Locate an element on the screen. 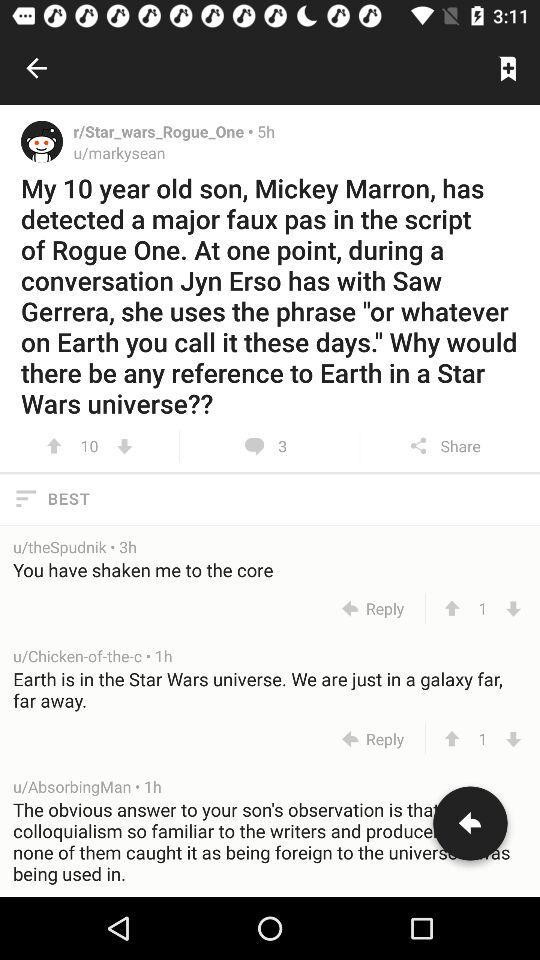 This screenshot has width=540, height=960. the icon above 1 is located at coordinates (270, 689).